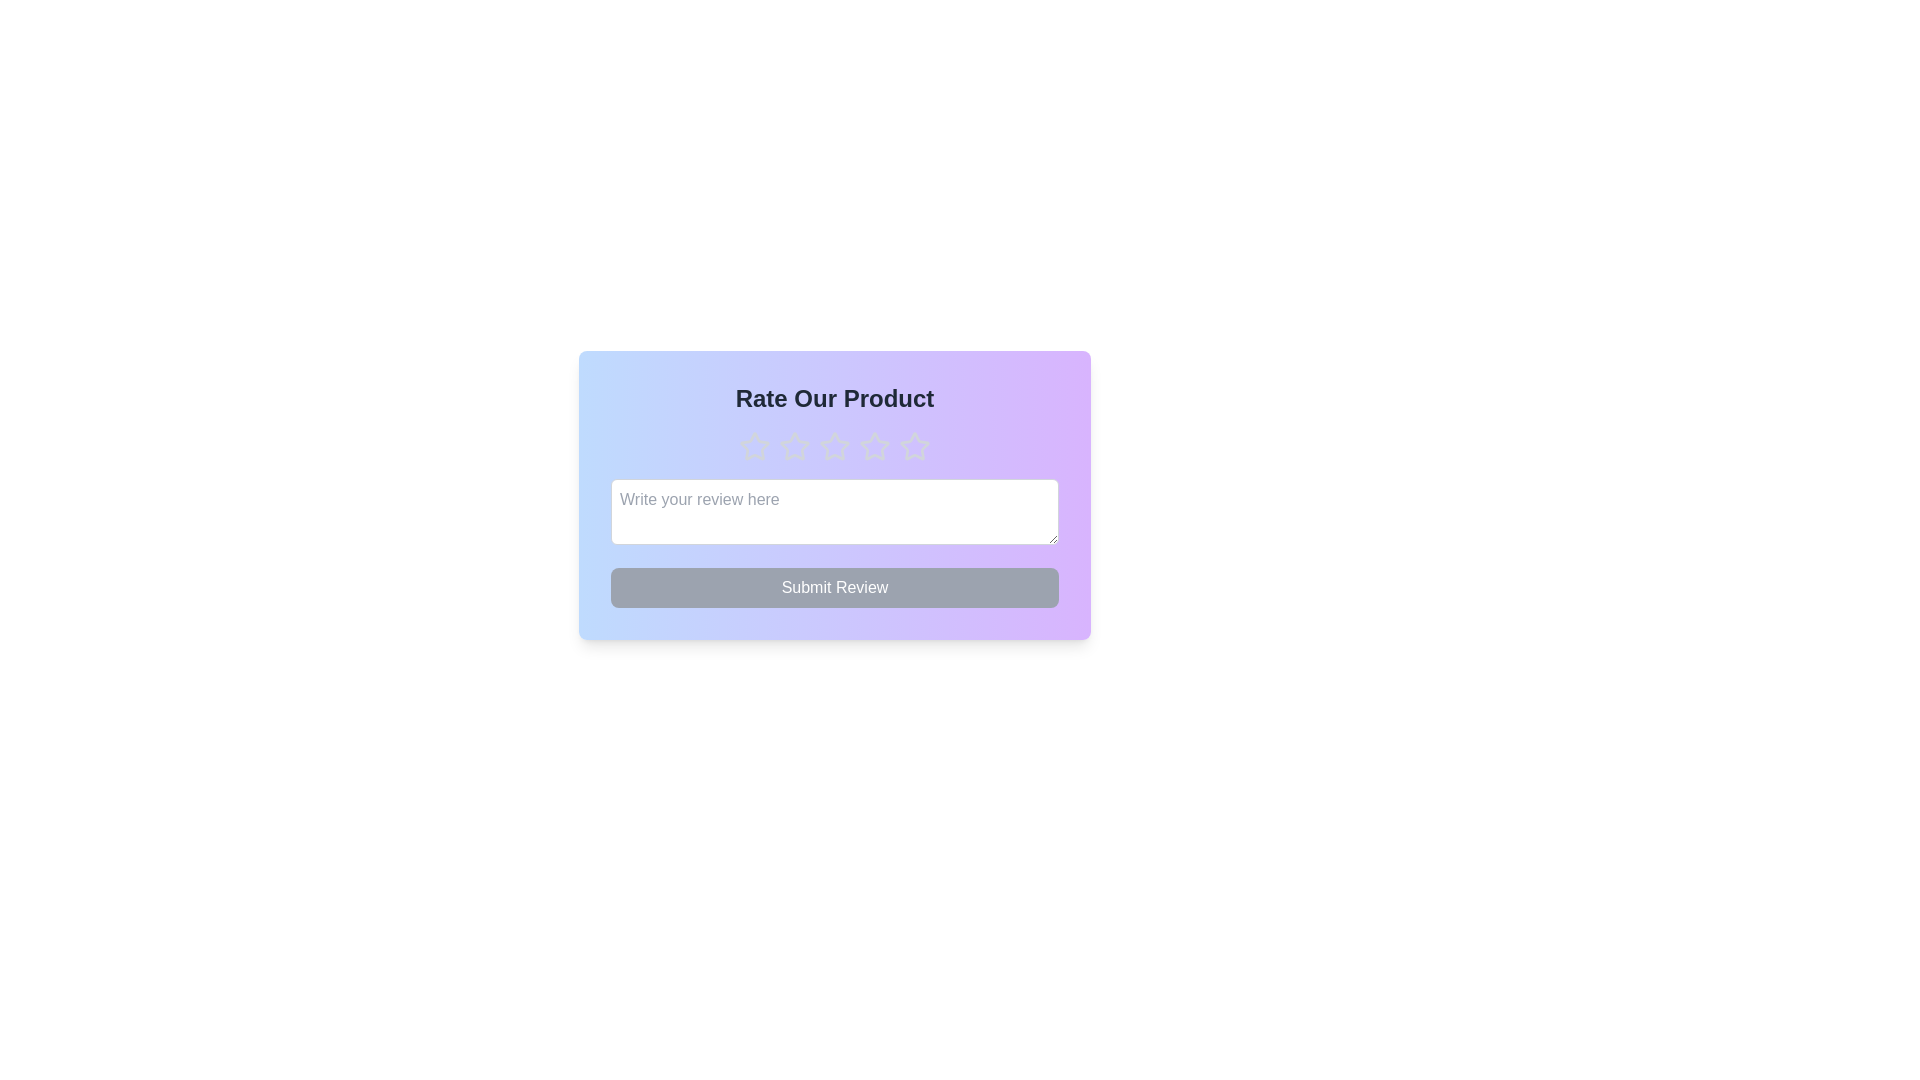  What do you see at coordinates (835, 446) in the screenshot?
I see `the star corresponding to the desired rating of 3` at bounding box center [835, 446].